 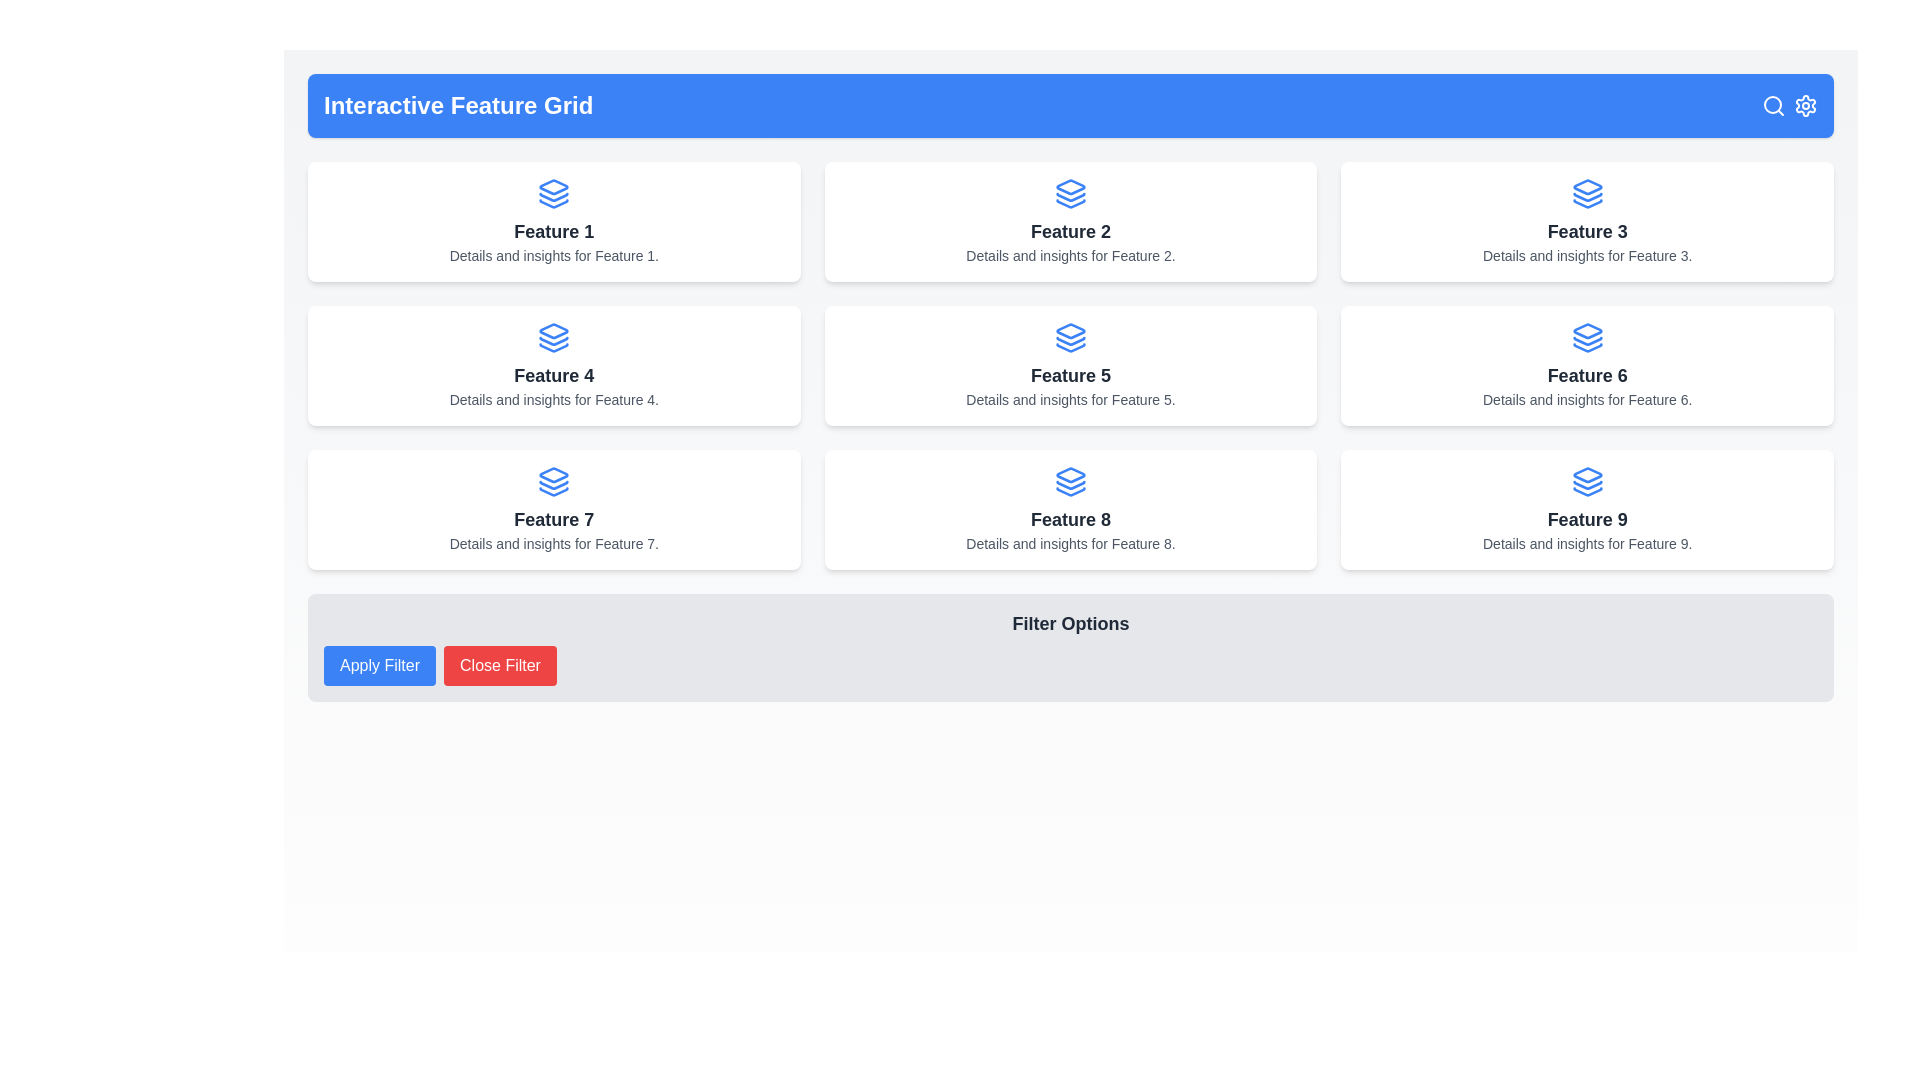 What do you see at coordinates (554, 230) in the screenshot?
I see `bold title 'Feature 1' displayed in a larger, gray font located in the top-left card of the 'Interactive Feature Grid' under the blue header` at bounding box center [554, 230].